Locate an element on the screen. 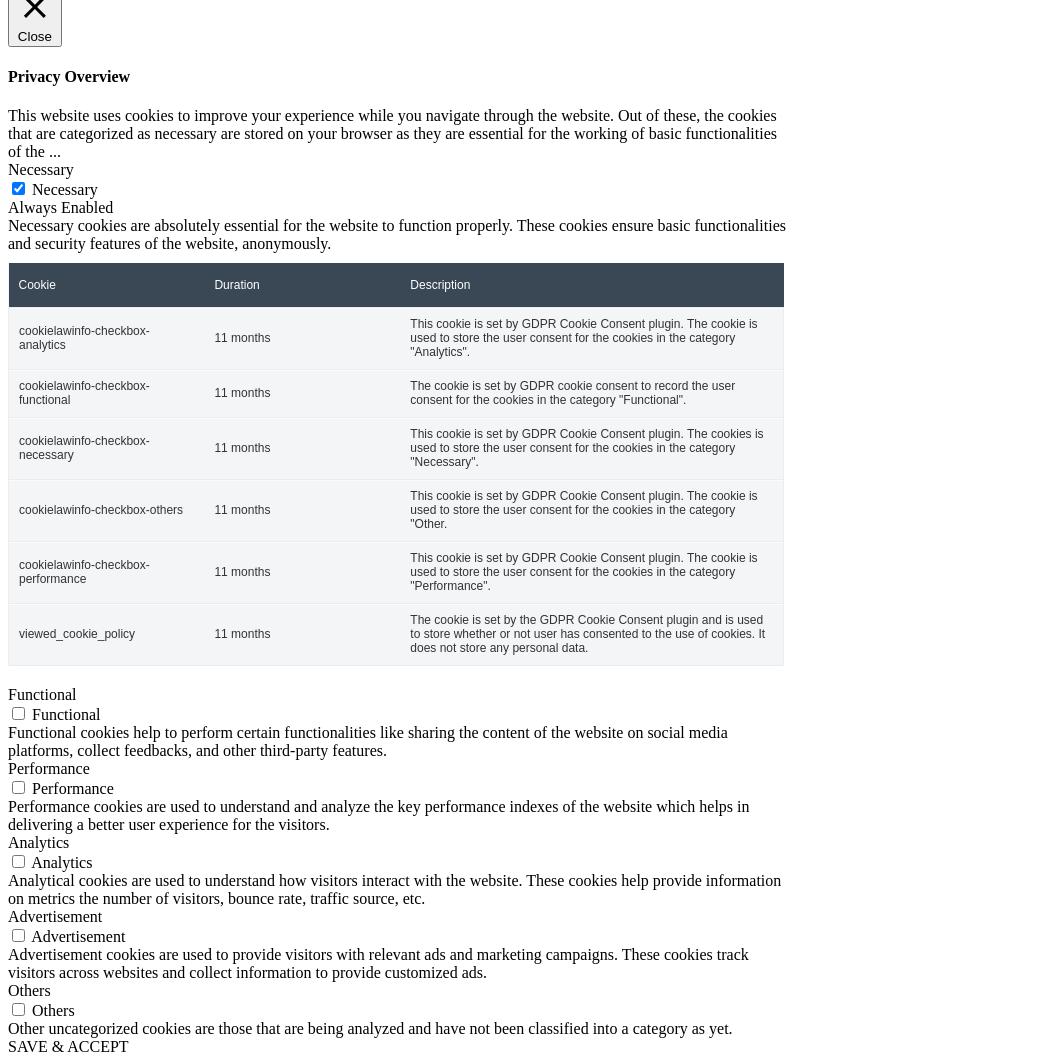 The image size is (1038, 1058). 'This cookie is set by GDPR Cookie Consent plugin. The cookie is used to store the user consent for the cookies in the category "Performance".' is located at coordinates (410, 571).